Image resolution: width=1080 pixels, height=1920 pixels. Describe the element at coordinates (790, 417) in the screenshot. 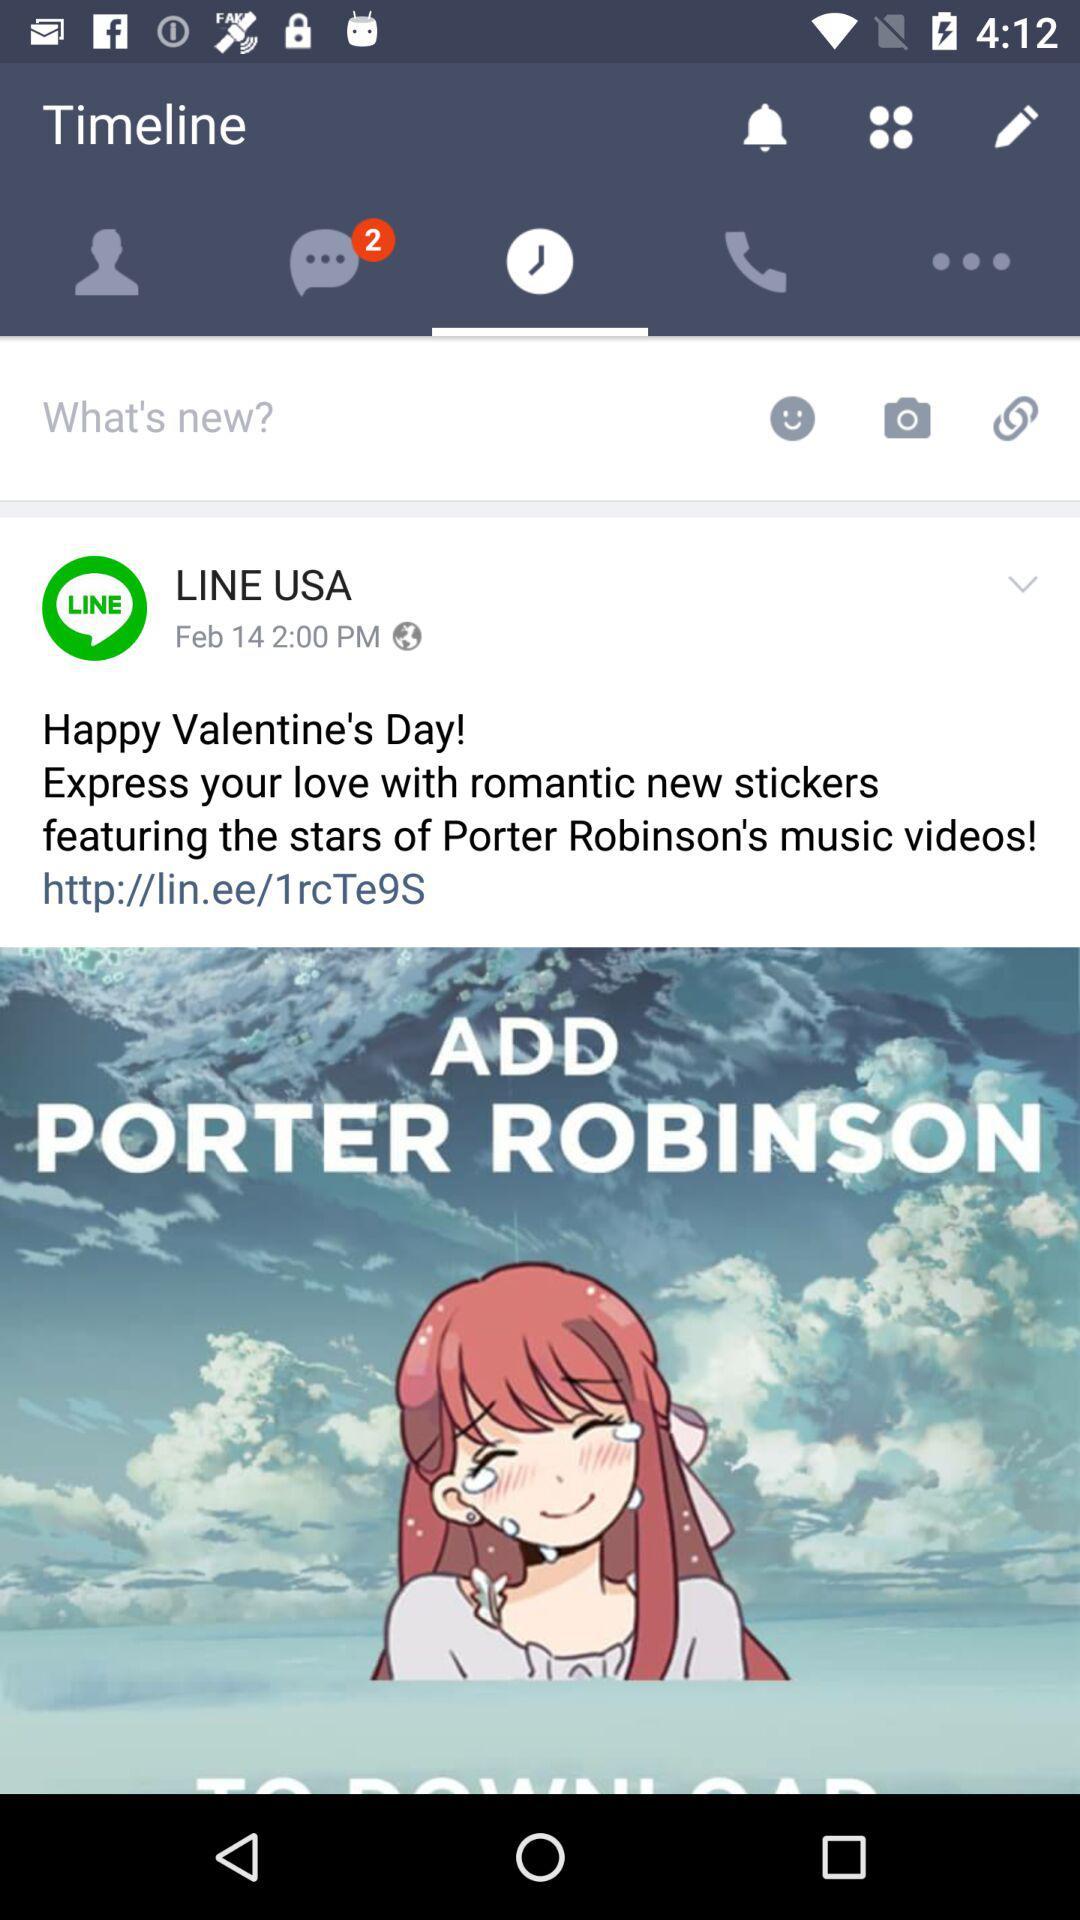

I see `the emoji button on the web page` at that location.